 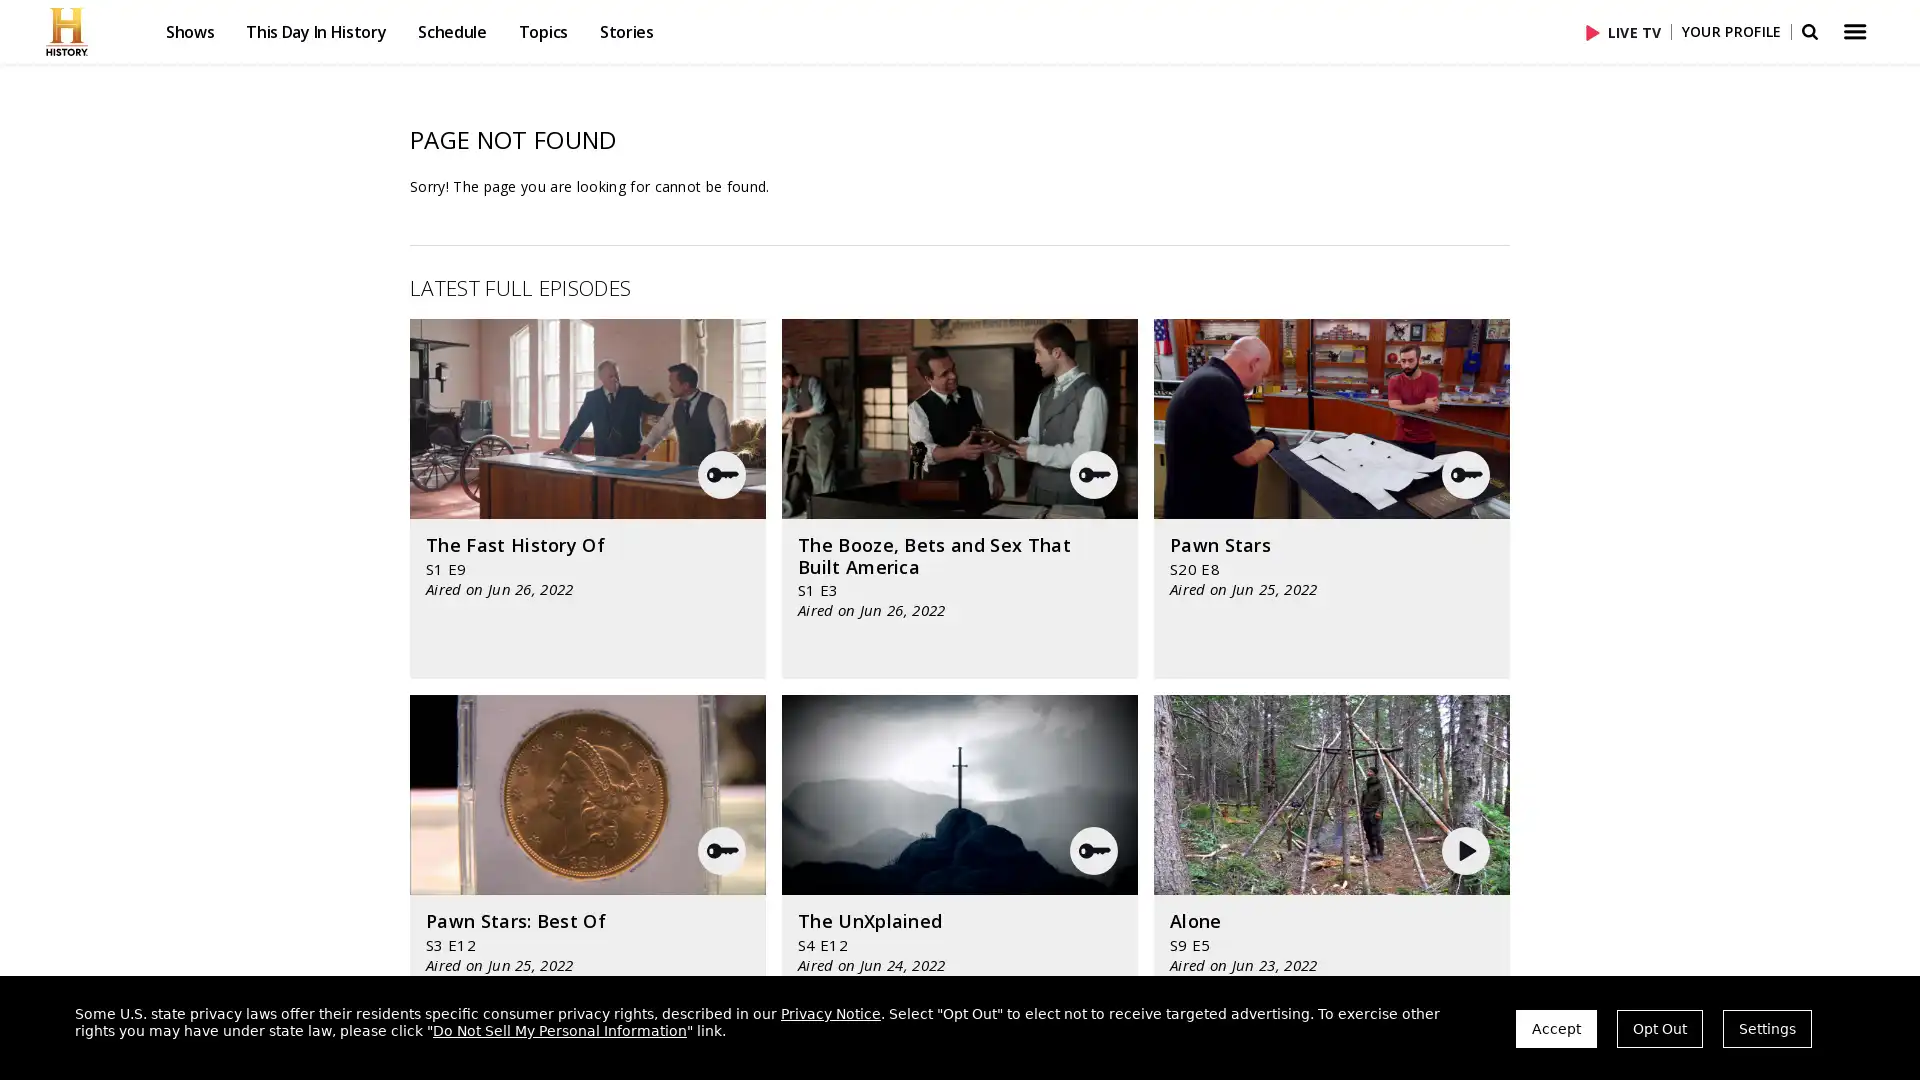 I want to click on Shows, so click(x=190, y=31).